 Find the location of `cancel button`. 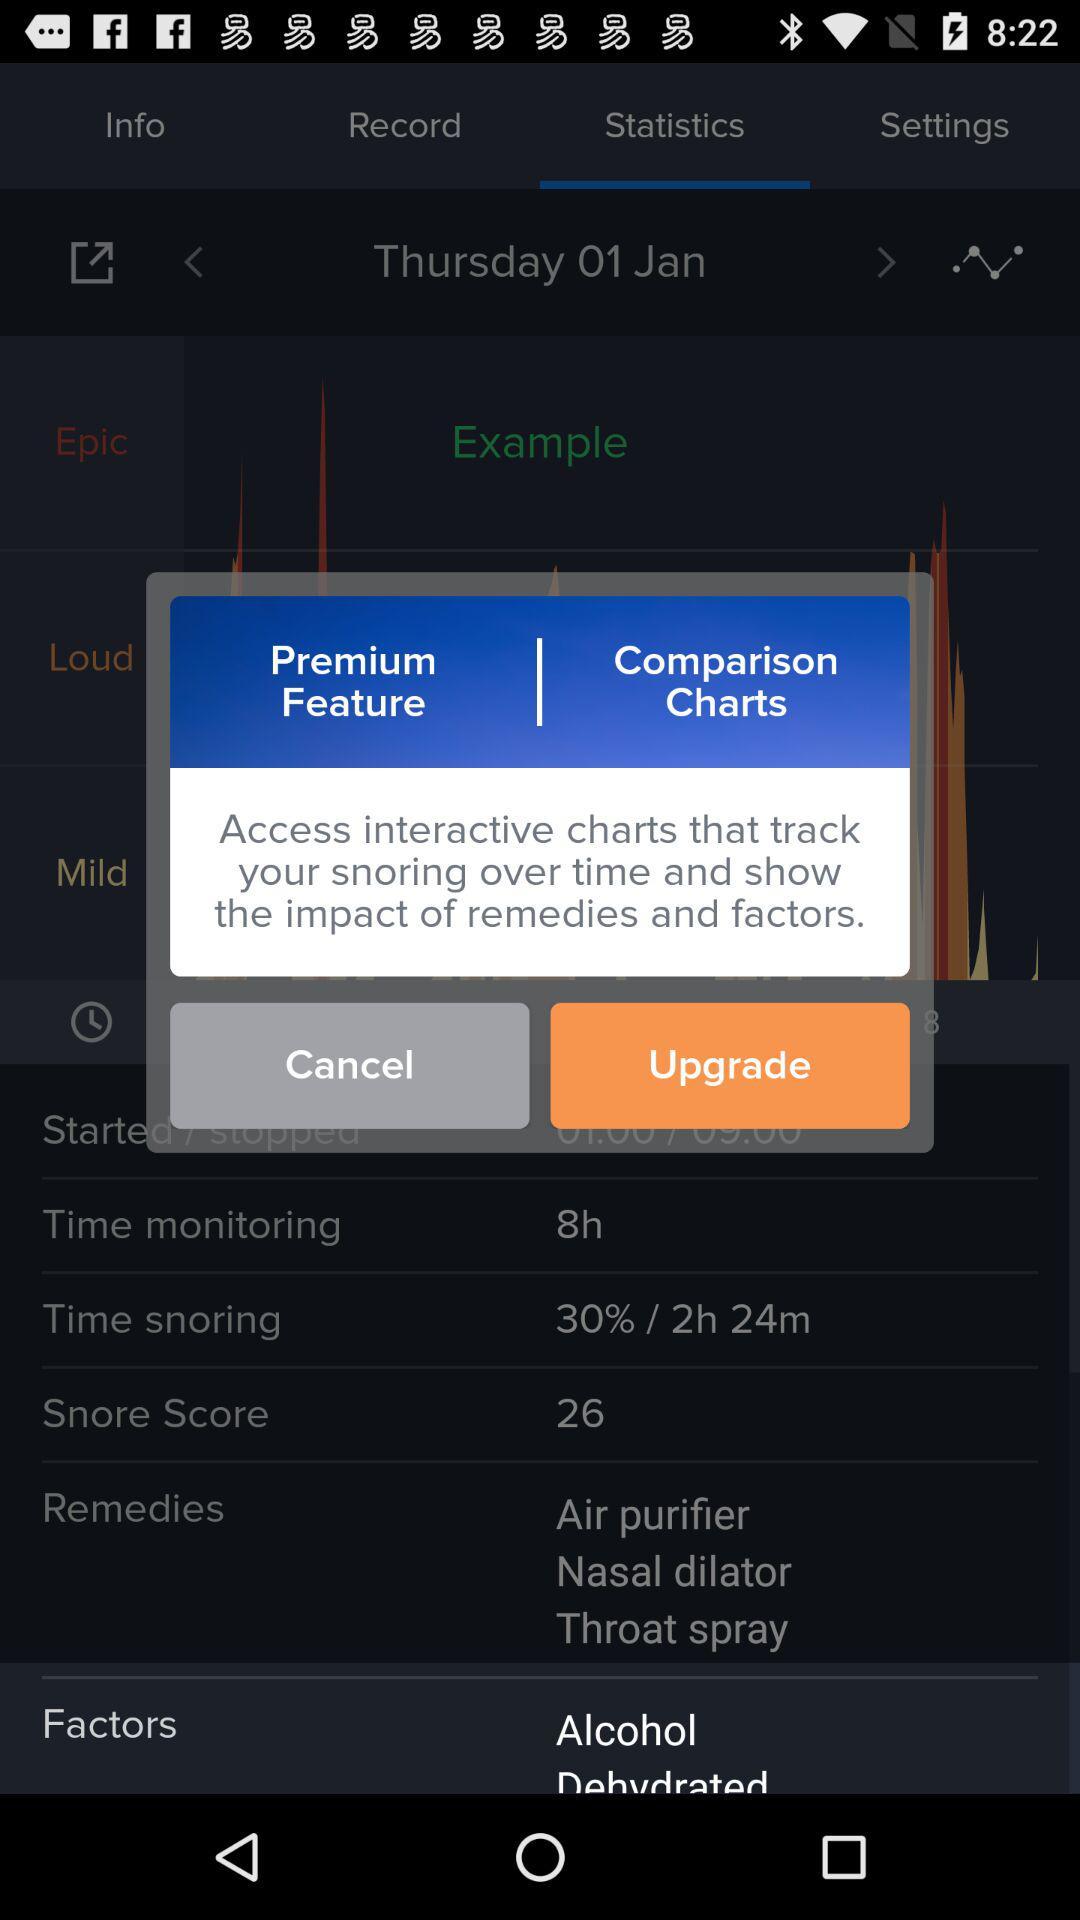

cancel button is located at coordinates (348, 1064).